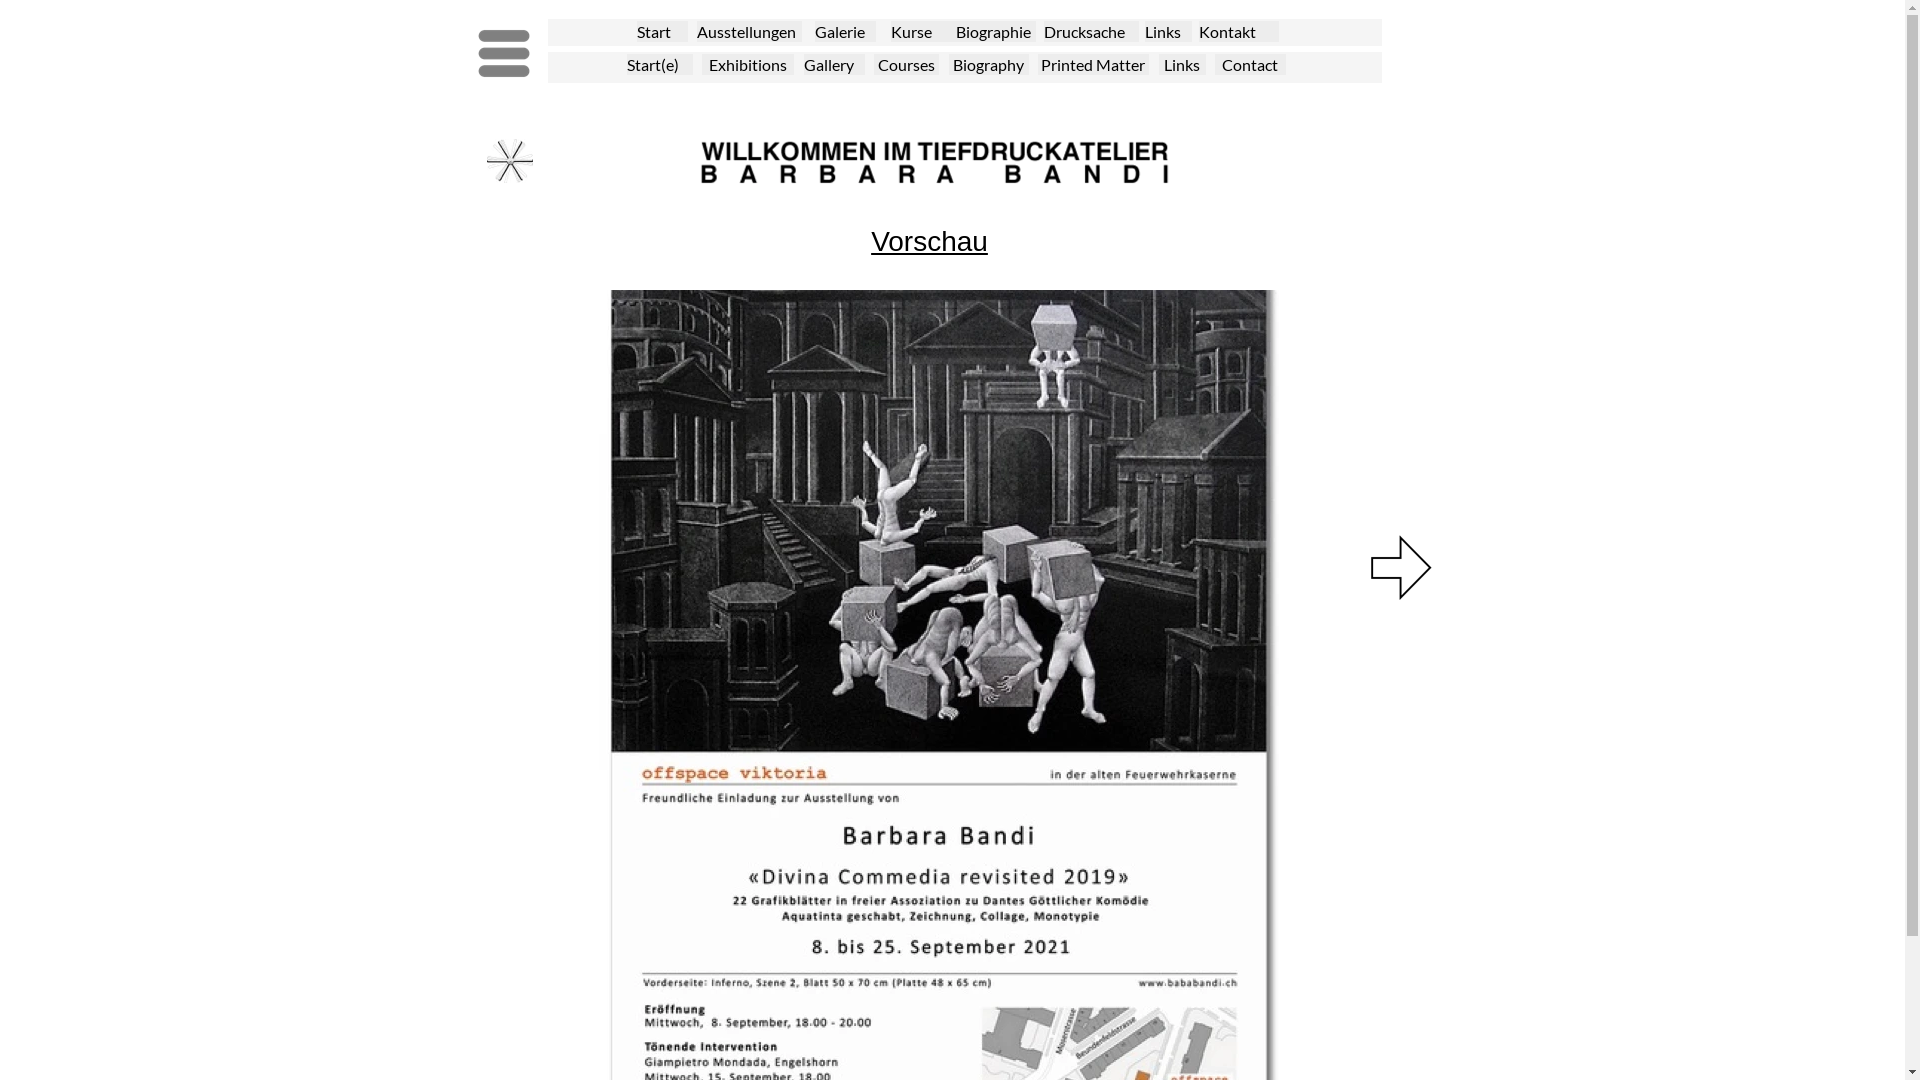 The width and height of the screenshot is (1920, 1080). Describe the element at coordinates (834, 65) in the screenshot. I see `'Gallery'` at that location.